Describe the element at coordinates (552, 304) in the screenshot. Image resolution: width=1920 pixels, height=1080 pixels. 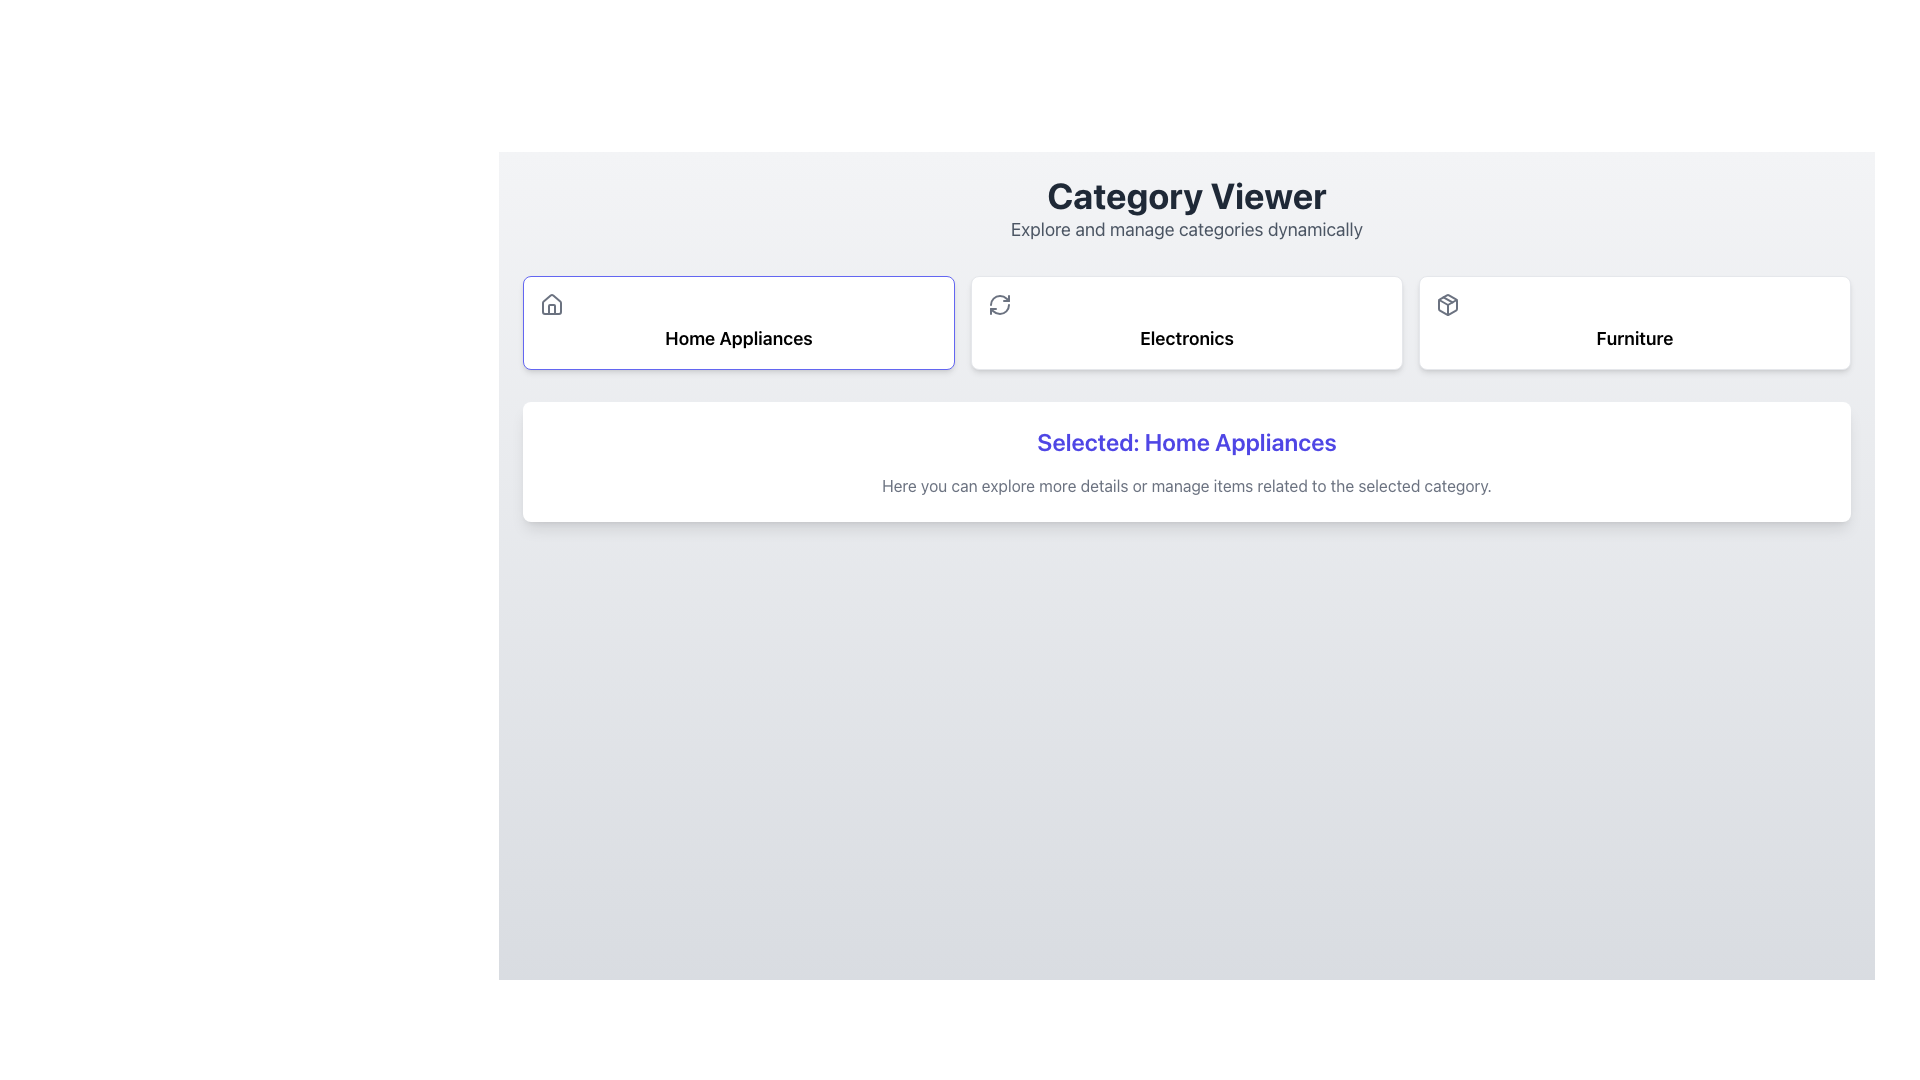
I see `the home appliances icon located in the top-left corner of the 'Home Appliances' button in the category selection menu` at that location.